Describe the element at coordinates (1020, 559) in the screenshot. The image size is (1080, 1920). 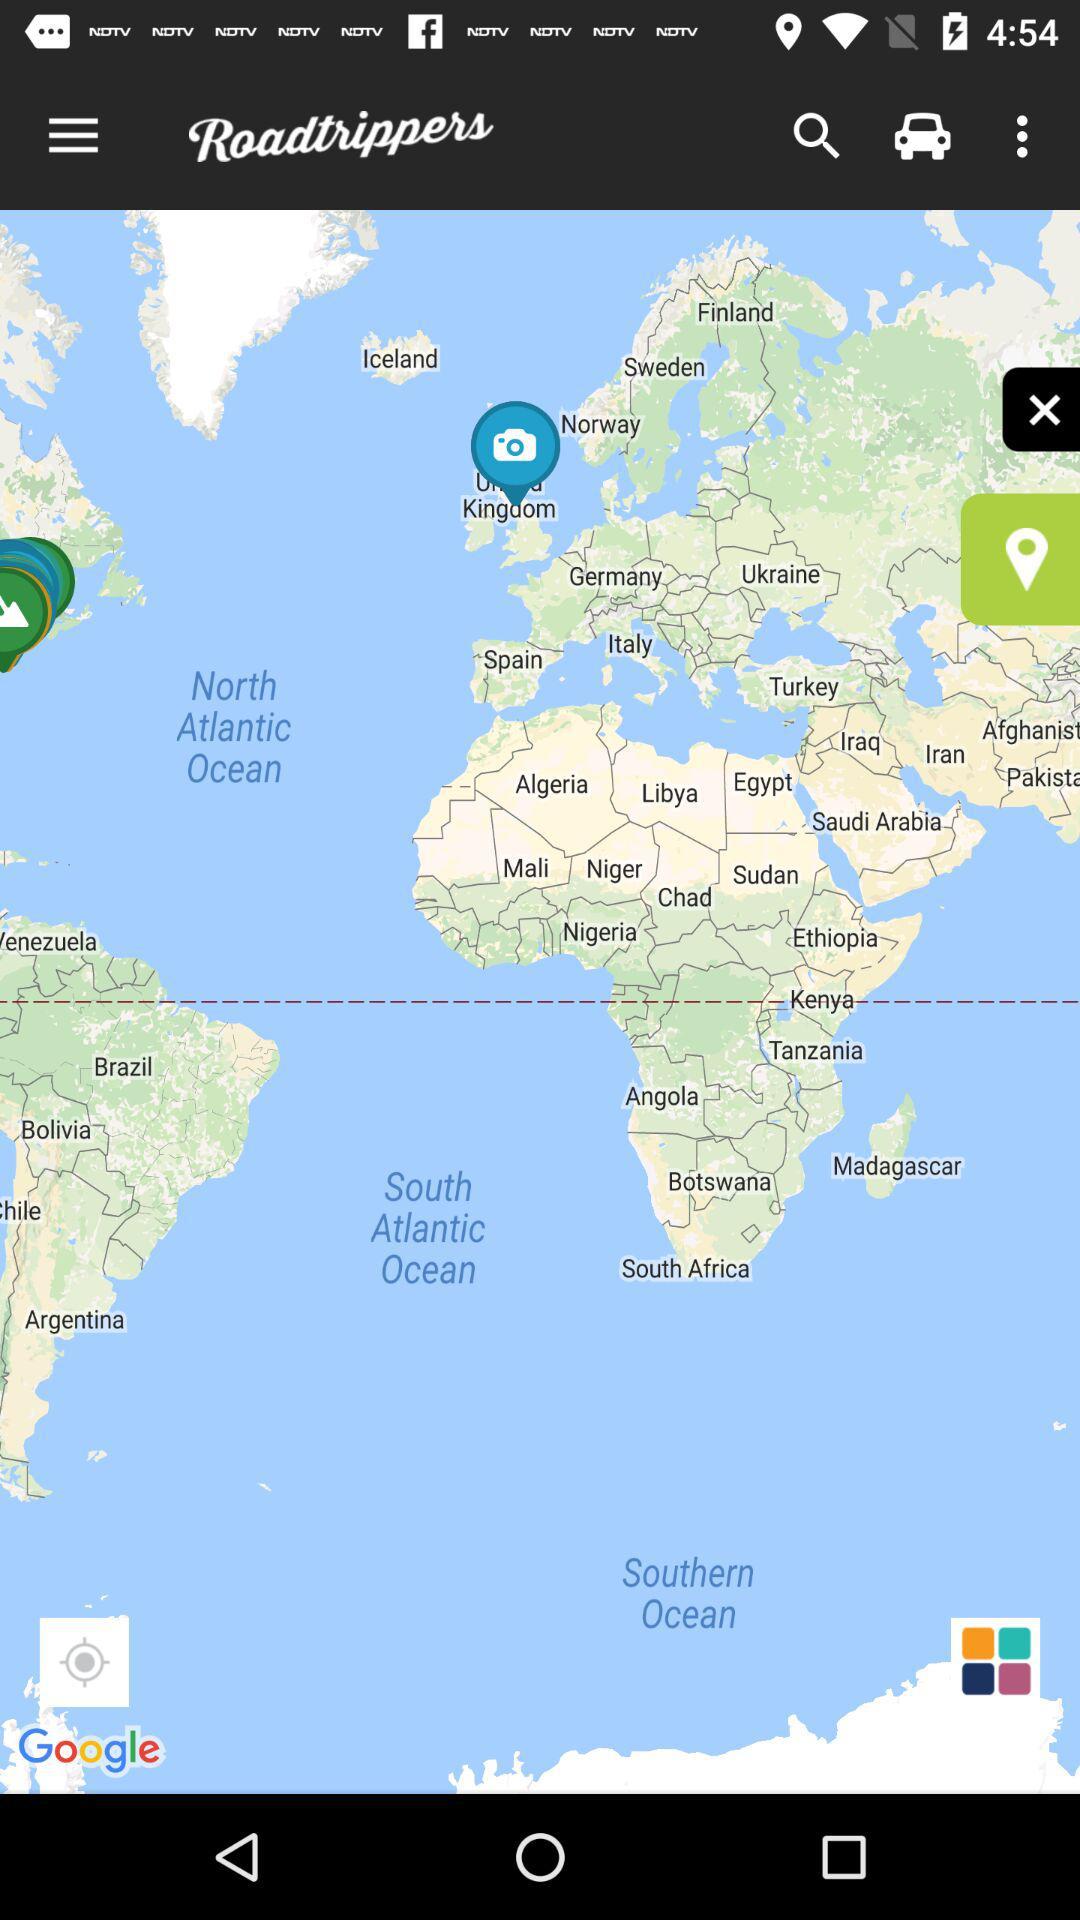
I see `location` at that location.